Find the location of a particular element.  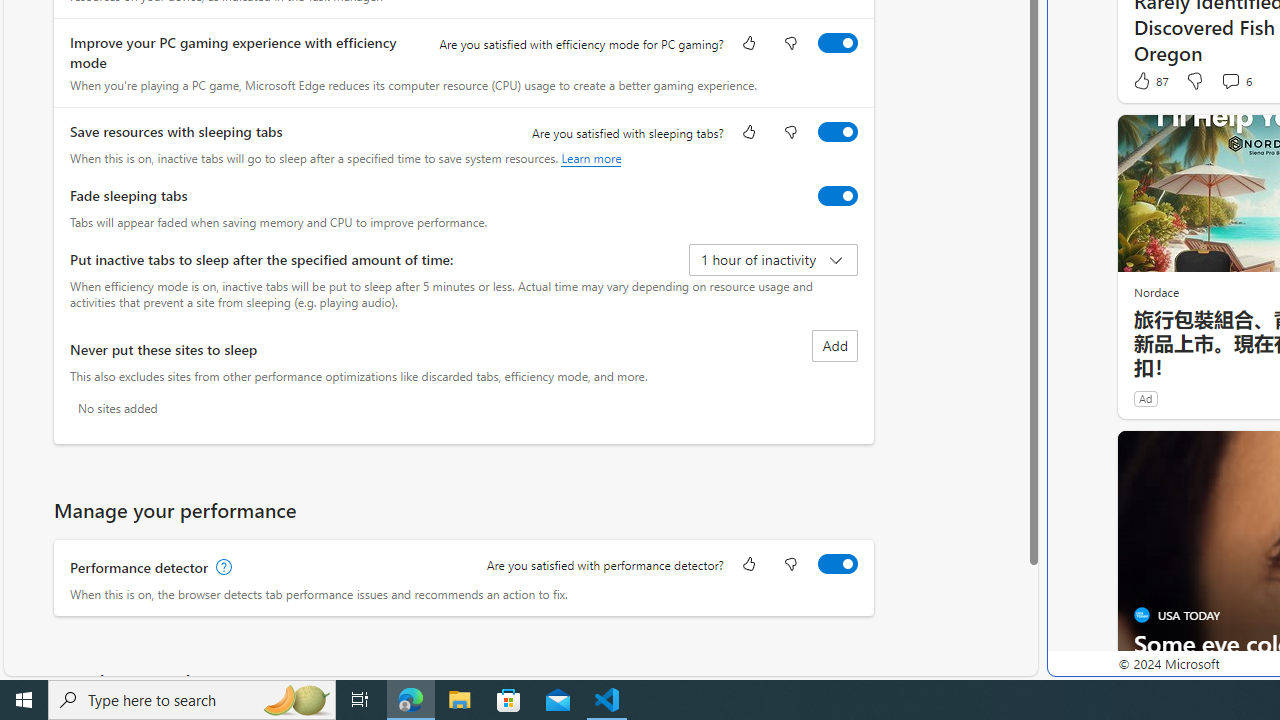

'View comments 6 Comment' is located at coordinates (1234, 80).